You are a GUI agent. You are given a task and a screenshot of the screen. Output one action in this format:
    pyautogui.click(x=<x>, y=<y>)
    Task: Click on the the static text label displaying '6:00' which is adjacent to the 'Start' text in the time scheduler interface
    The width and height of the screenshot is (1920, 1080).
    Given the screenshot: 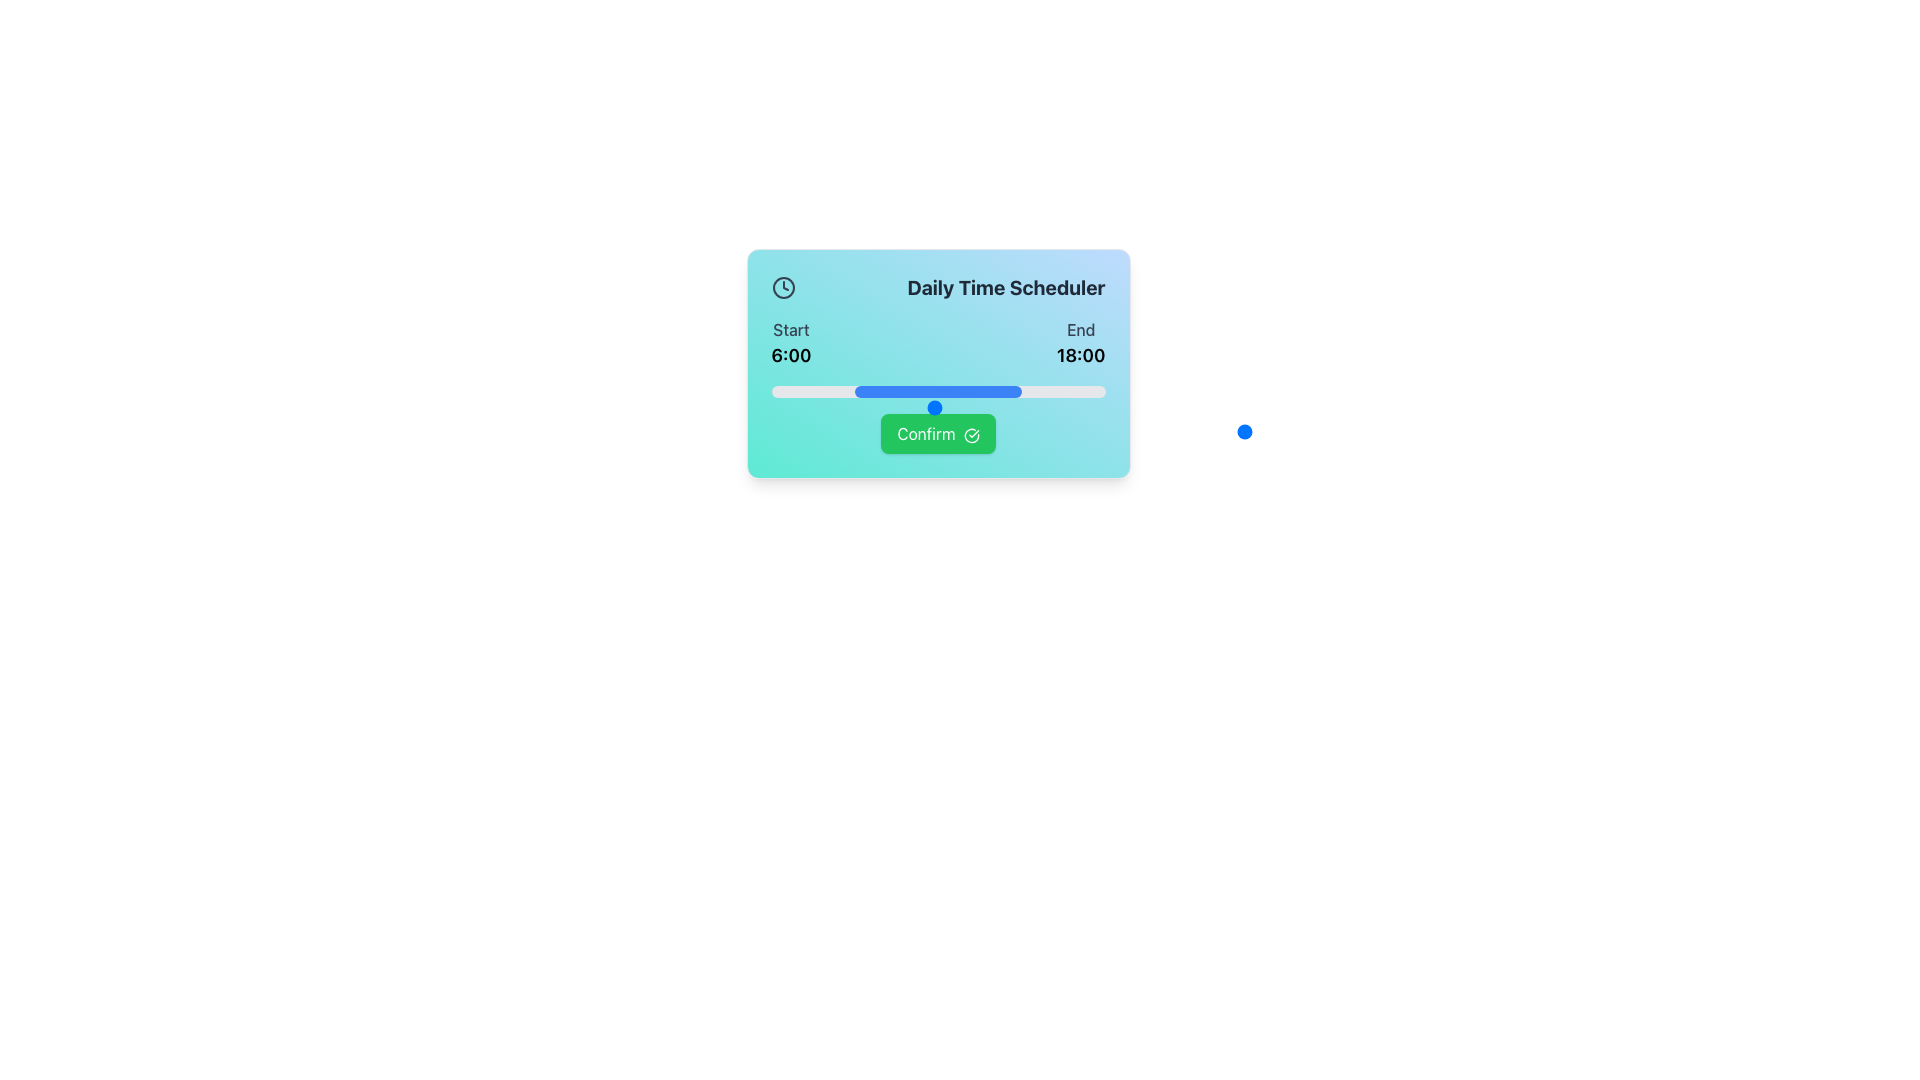 What is the action you would take?
    pyautogui.click(x=790, y=354)
    